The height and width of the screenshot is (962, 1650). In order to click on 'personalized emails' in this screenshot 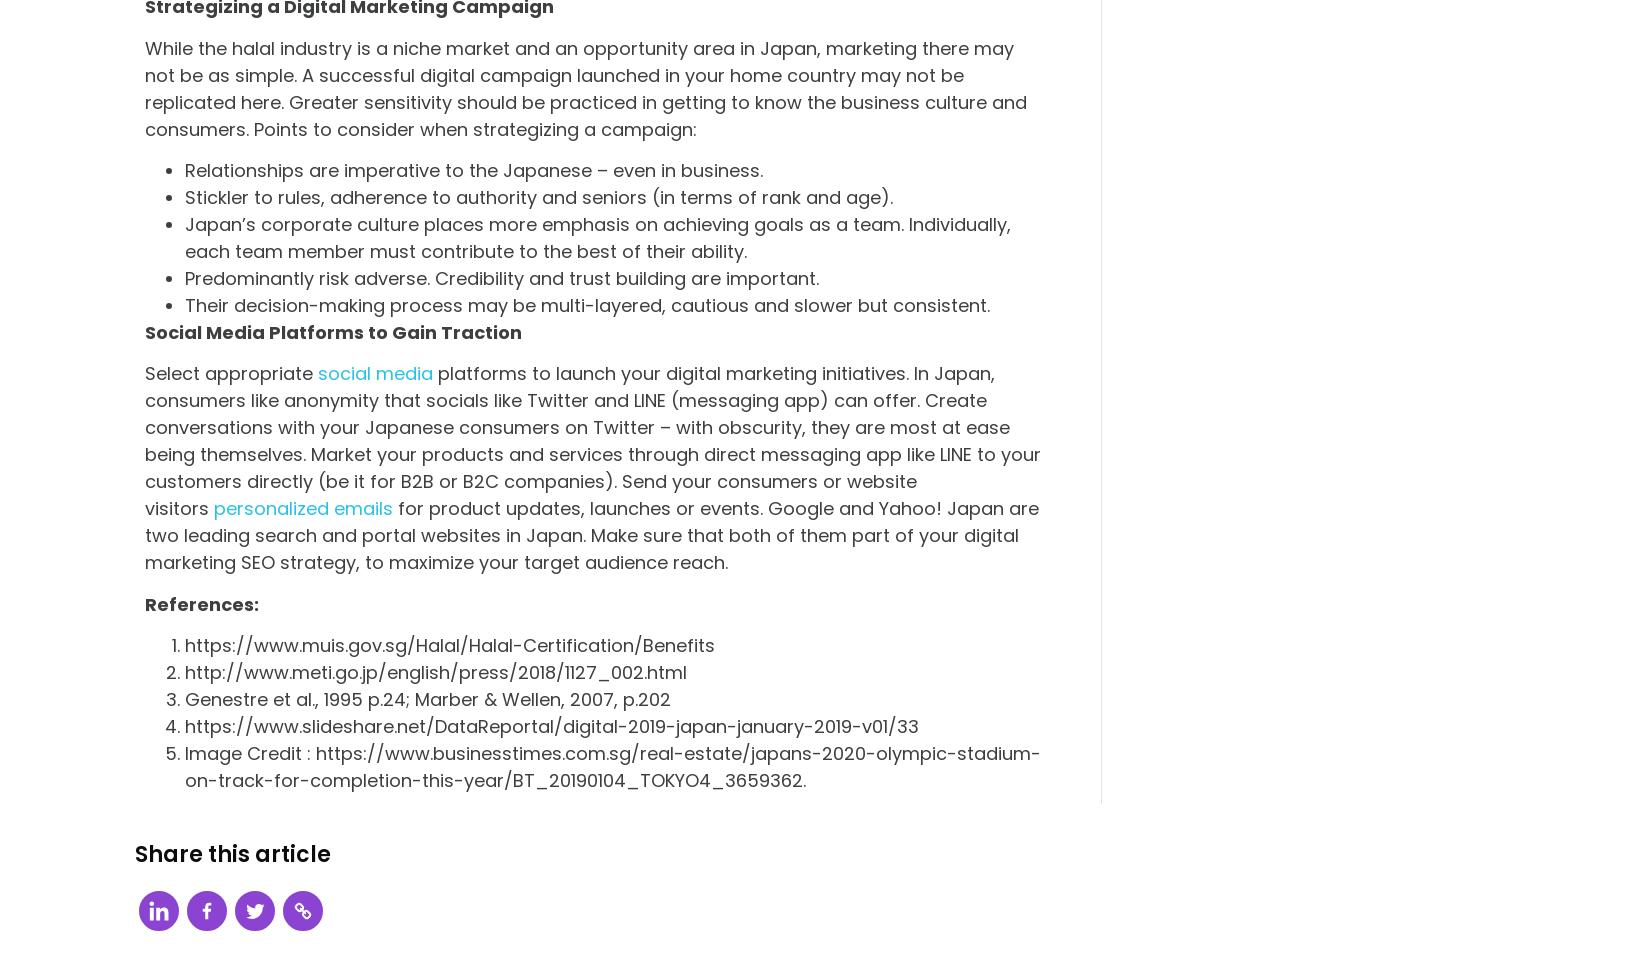, I will do `click(303, 507)`.